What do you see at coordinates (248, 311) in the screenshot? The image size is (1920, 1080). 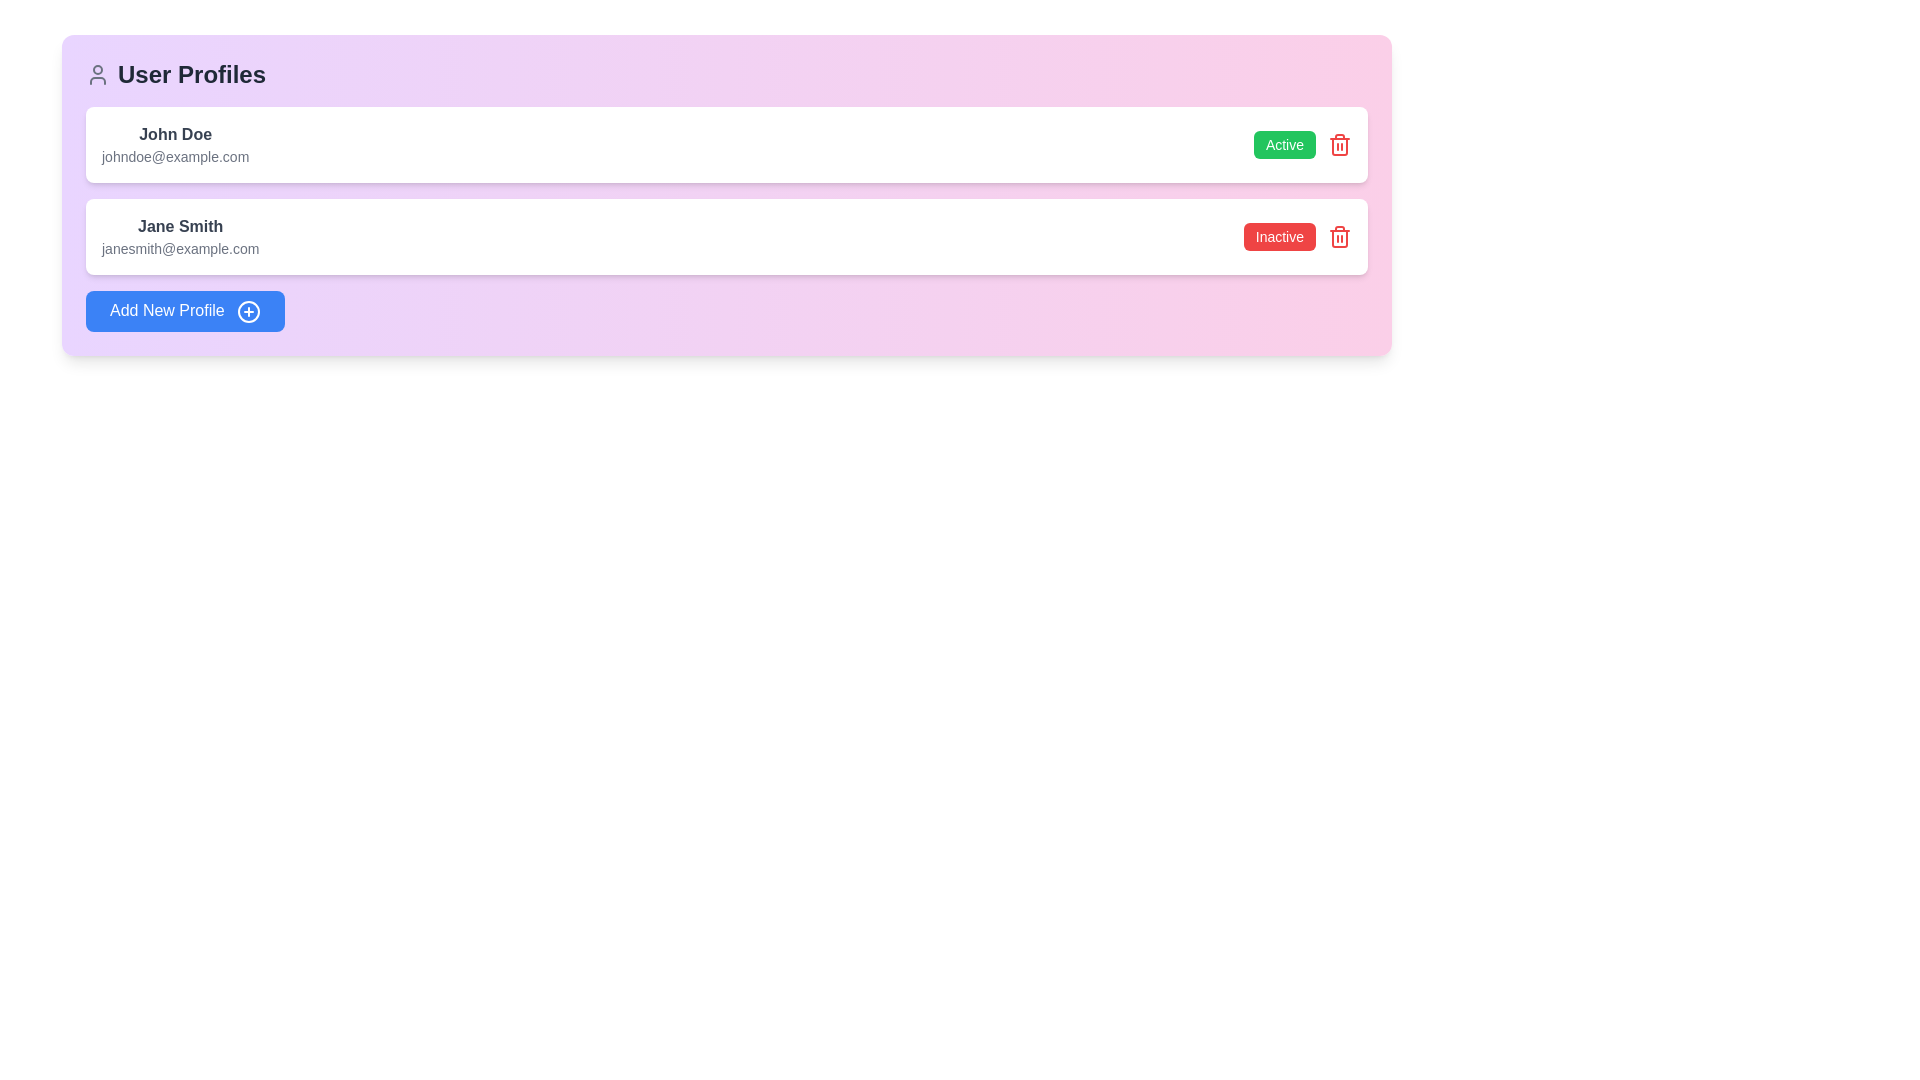 I see `the circular icon with a blue outline and white interior, which is part of the interactive button area next to the 'Add New Profile' button` at bounding box center [248, 311].